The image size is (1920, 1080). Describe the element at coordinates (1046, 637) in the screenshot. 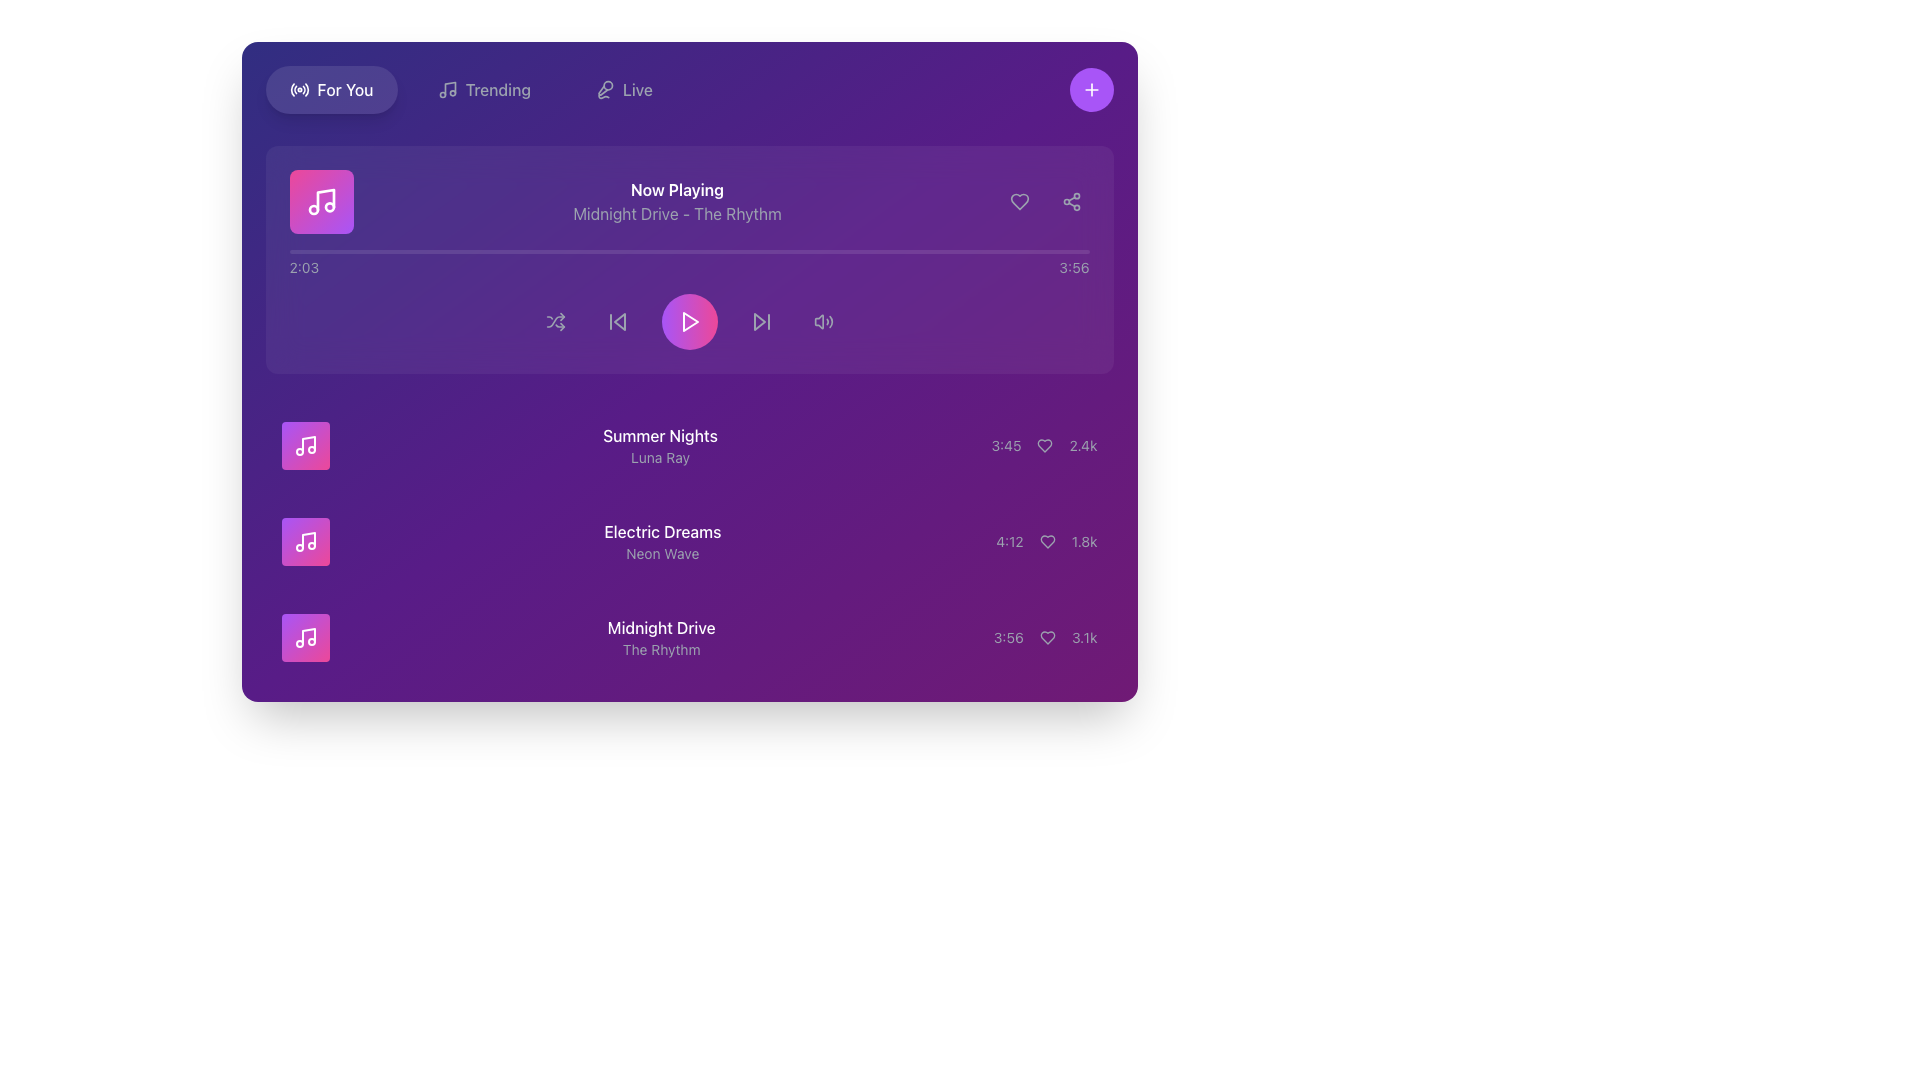

I see `the heart-shaped icon with a red fill located in the bottom-right corner of the interface` at that location.